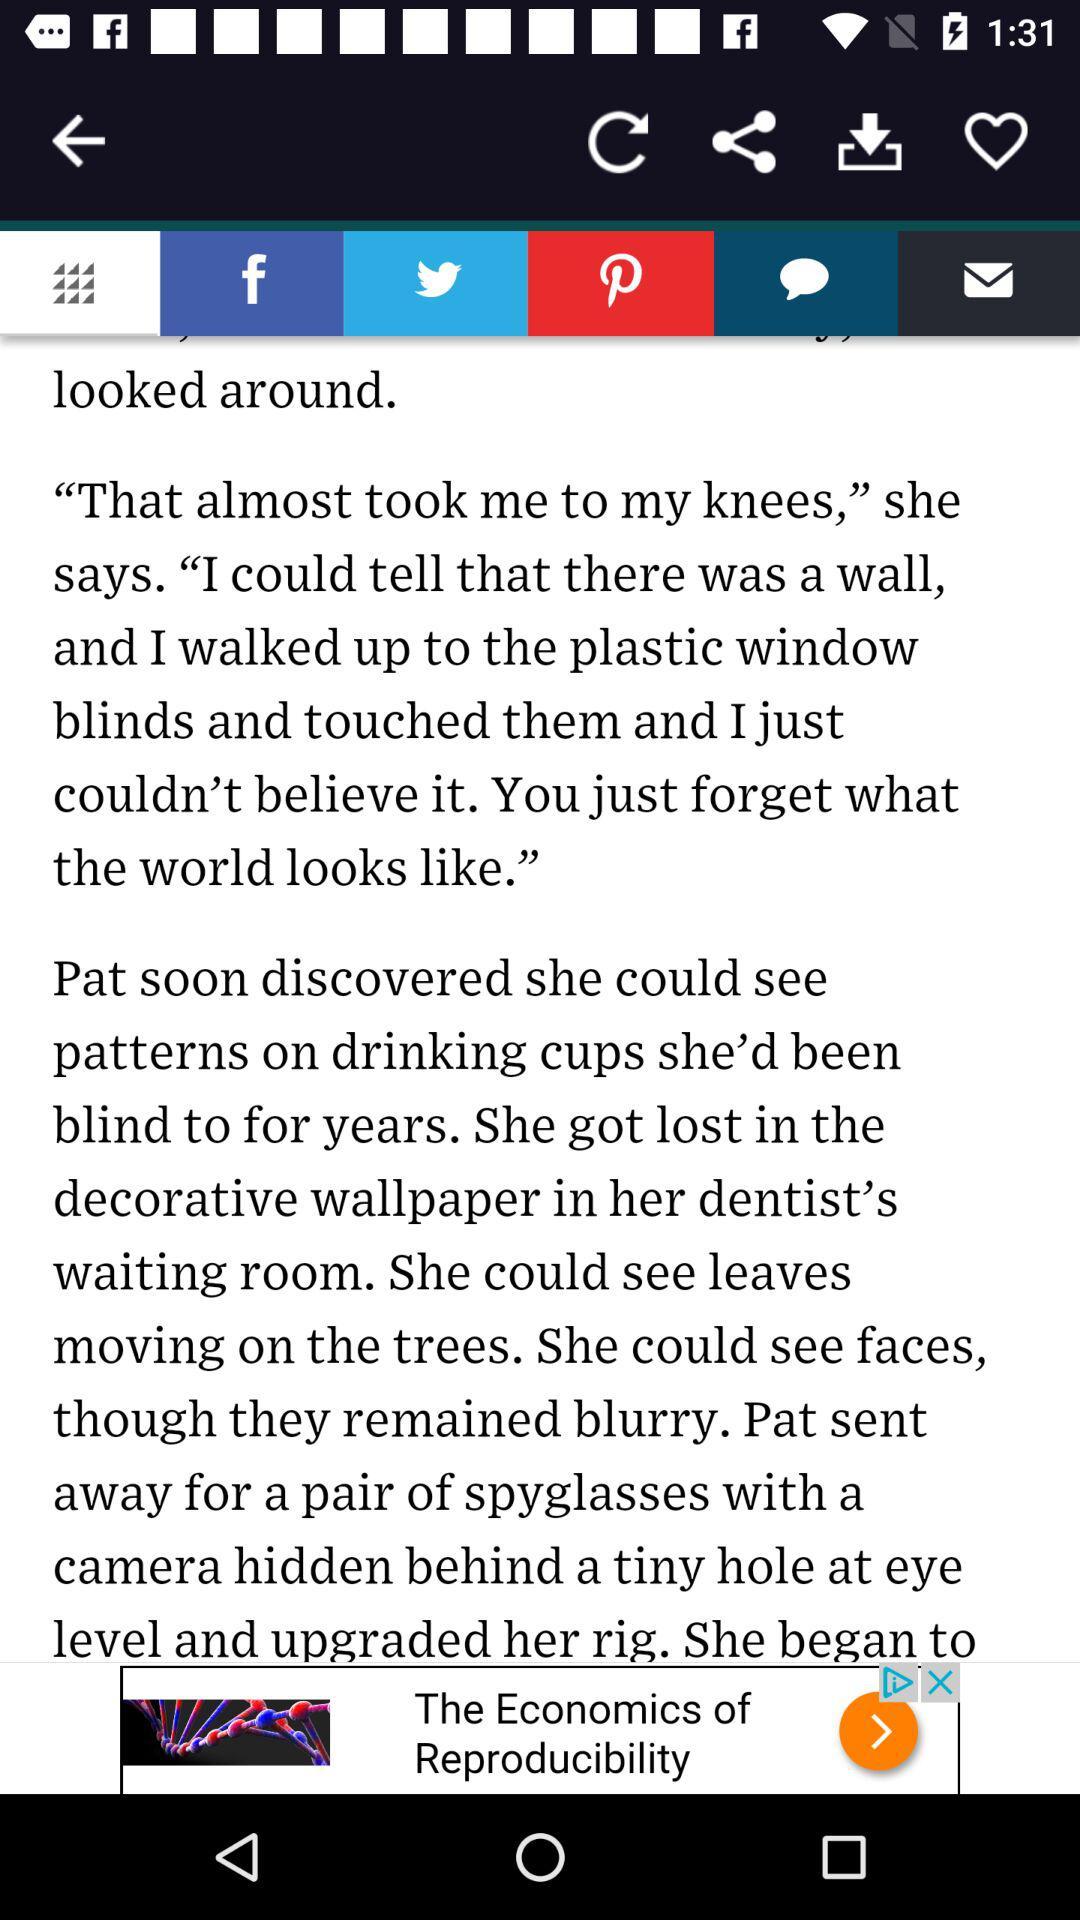 The width and height of the screenshot is (1080, 1920). What do you see at coordinates (616, 140) in the screenshot?
I see `reload page` at bounding box center [616, 140].